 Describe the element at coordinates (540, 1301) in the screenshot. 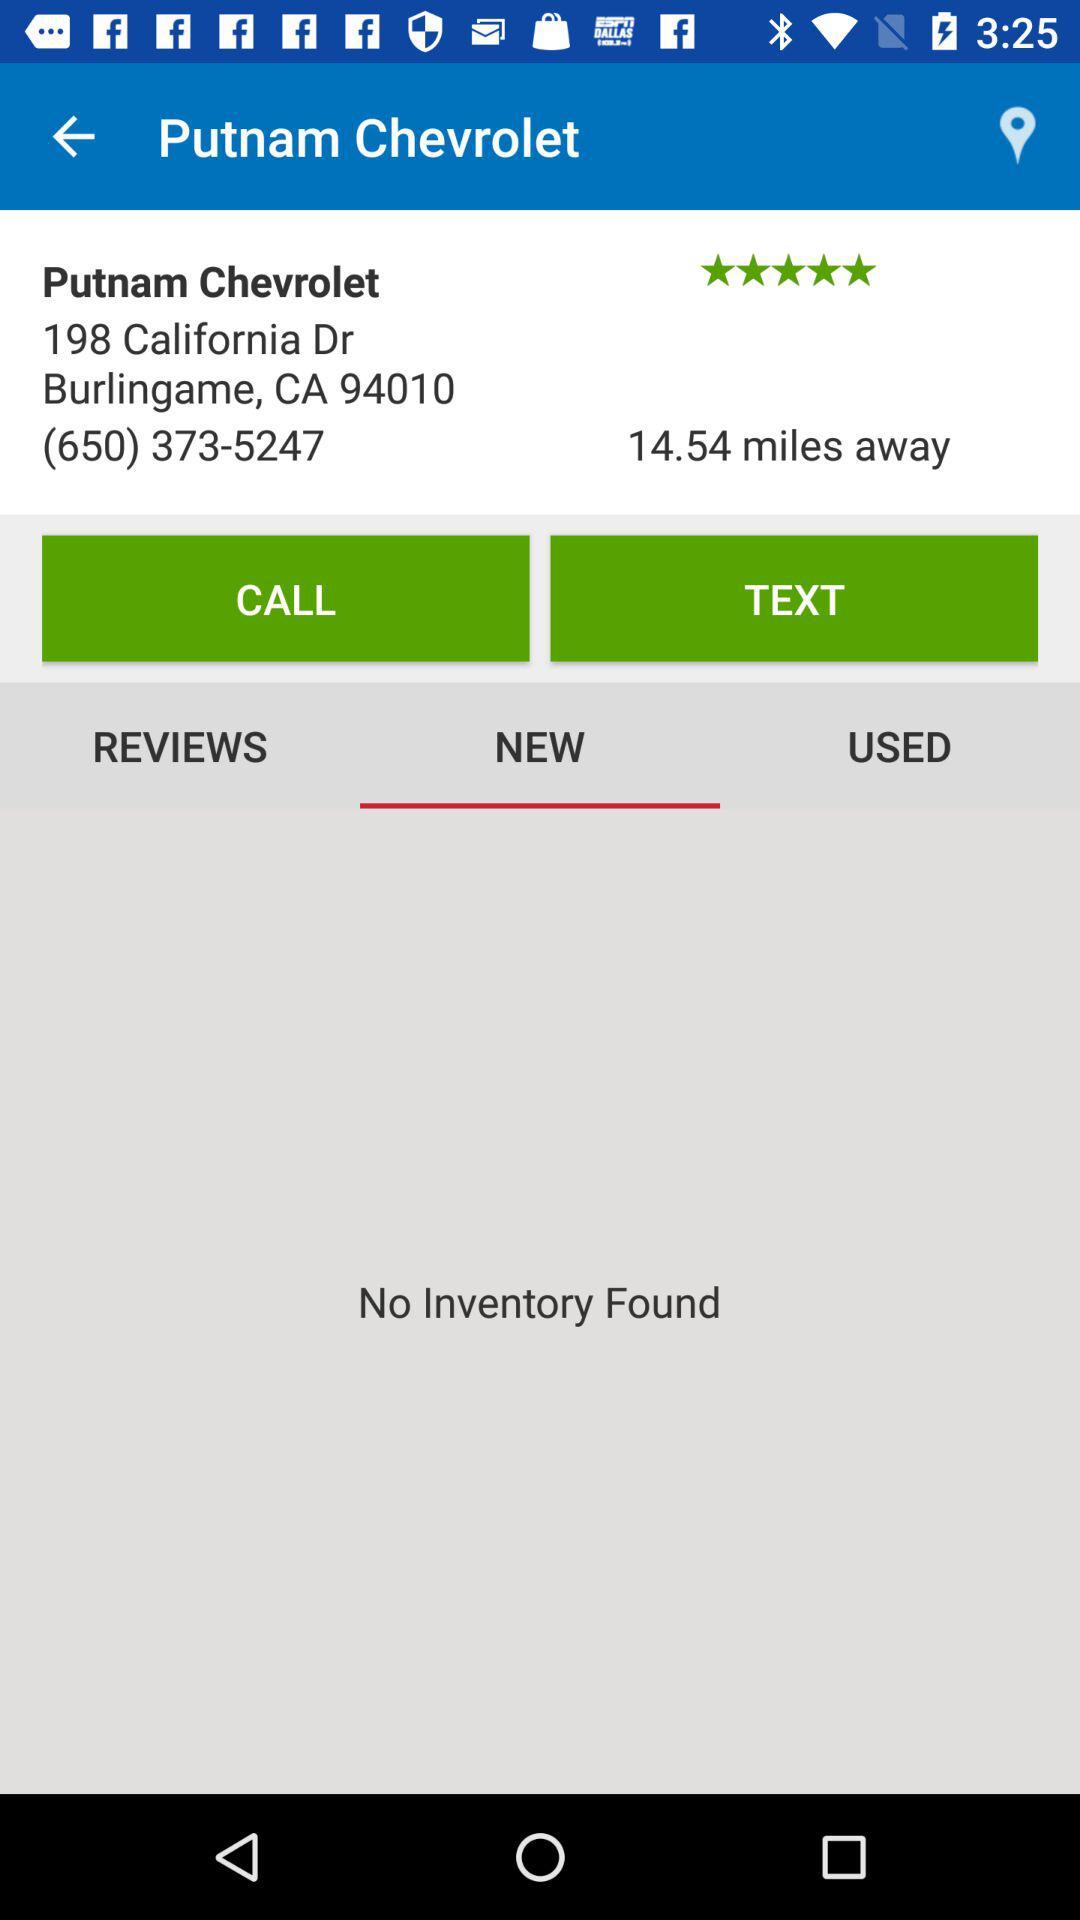

I see `nothing happens` at that location.